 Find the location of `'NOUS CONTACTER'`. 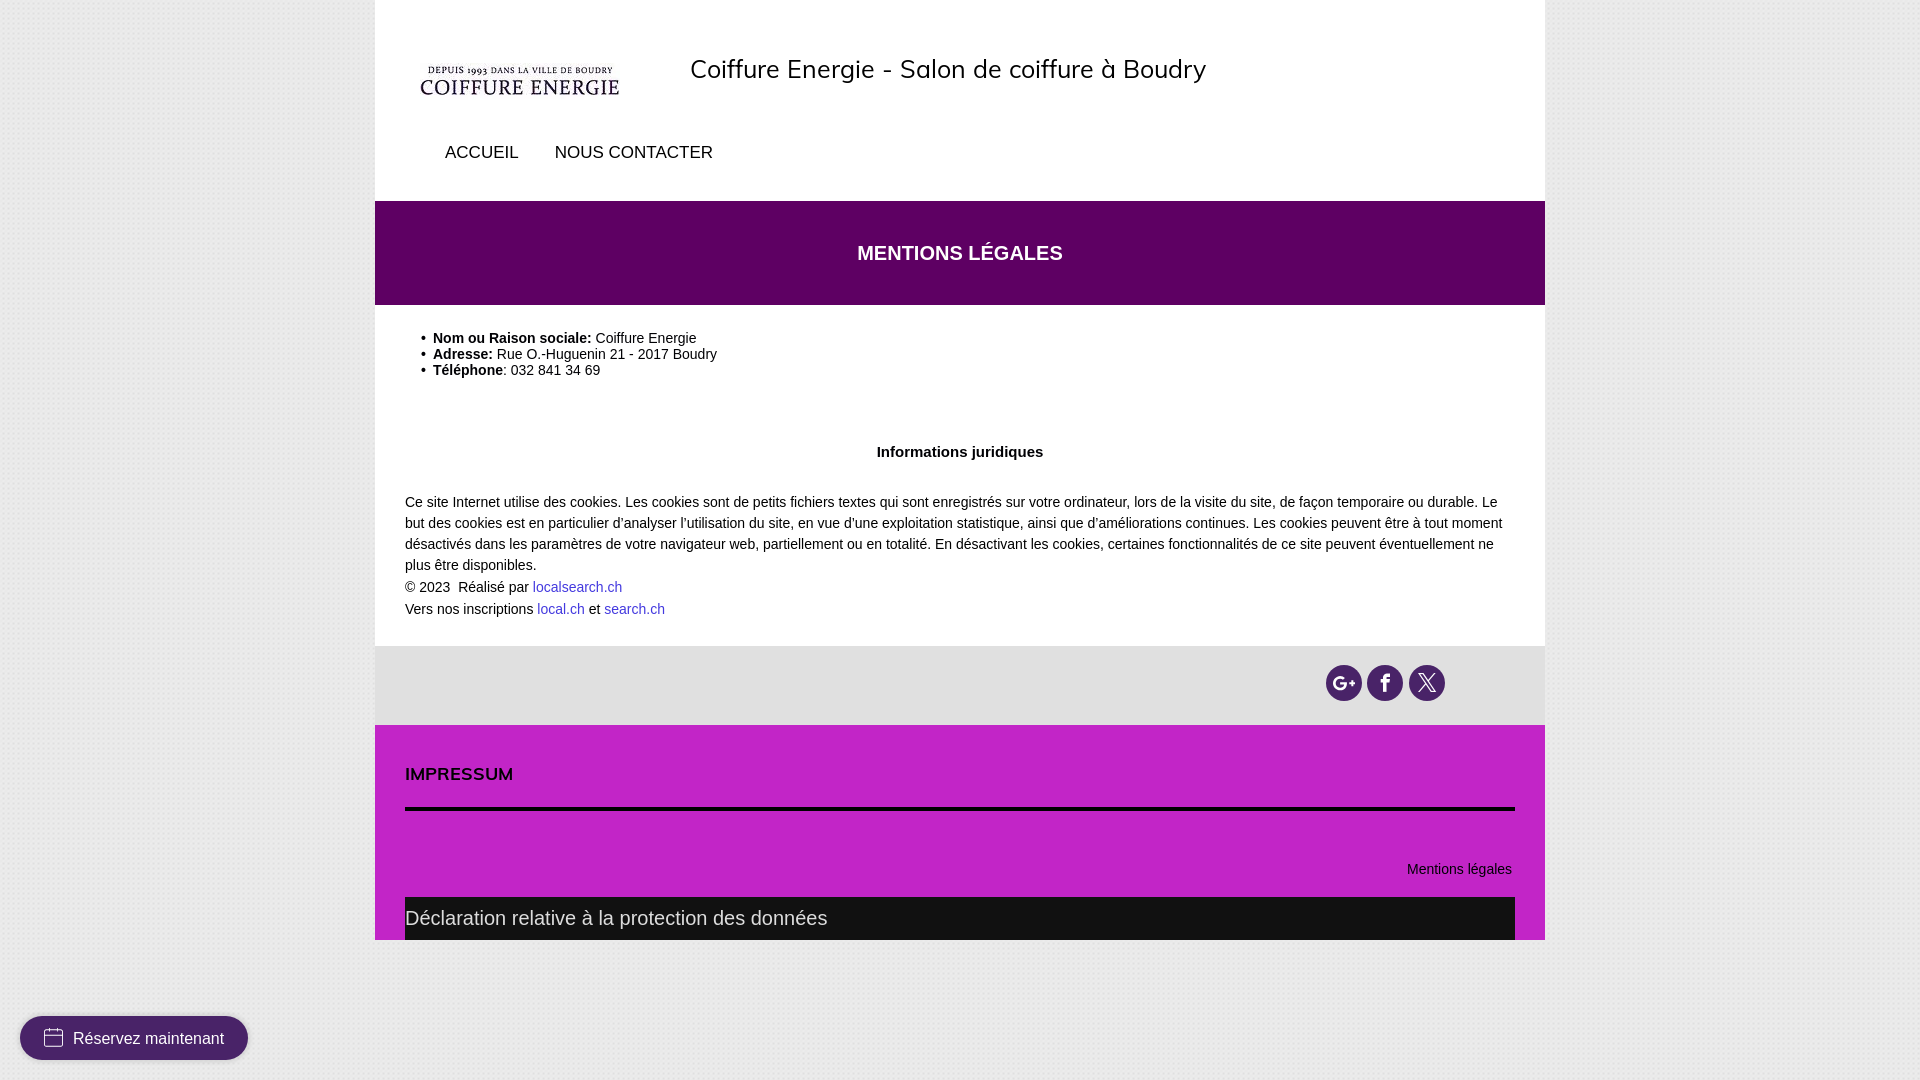

'NOUS CONTACTER' is located at coordinates (636, 152).